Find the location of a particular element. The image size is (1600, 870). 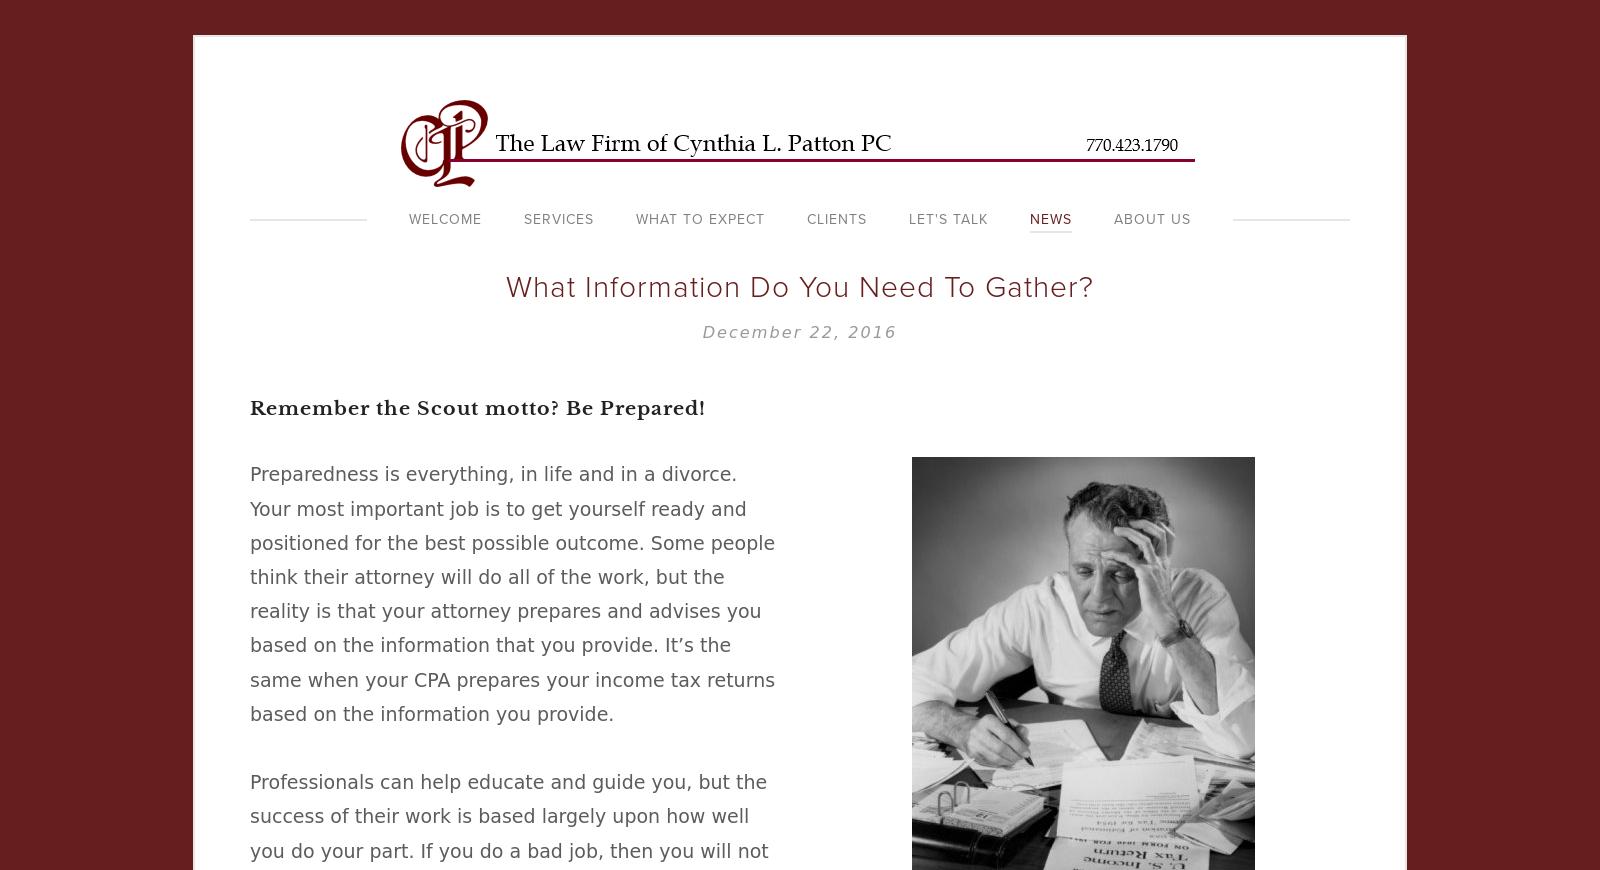

'News' is located at coordinates (1051, 219).